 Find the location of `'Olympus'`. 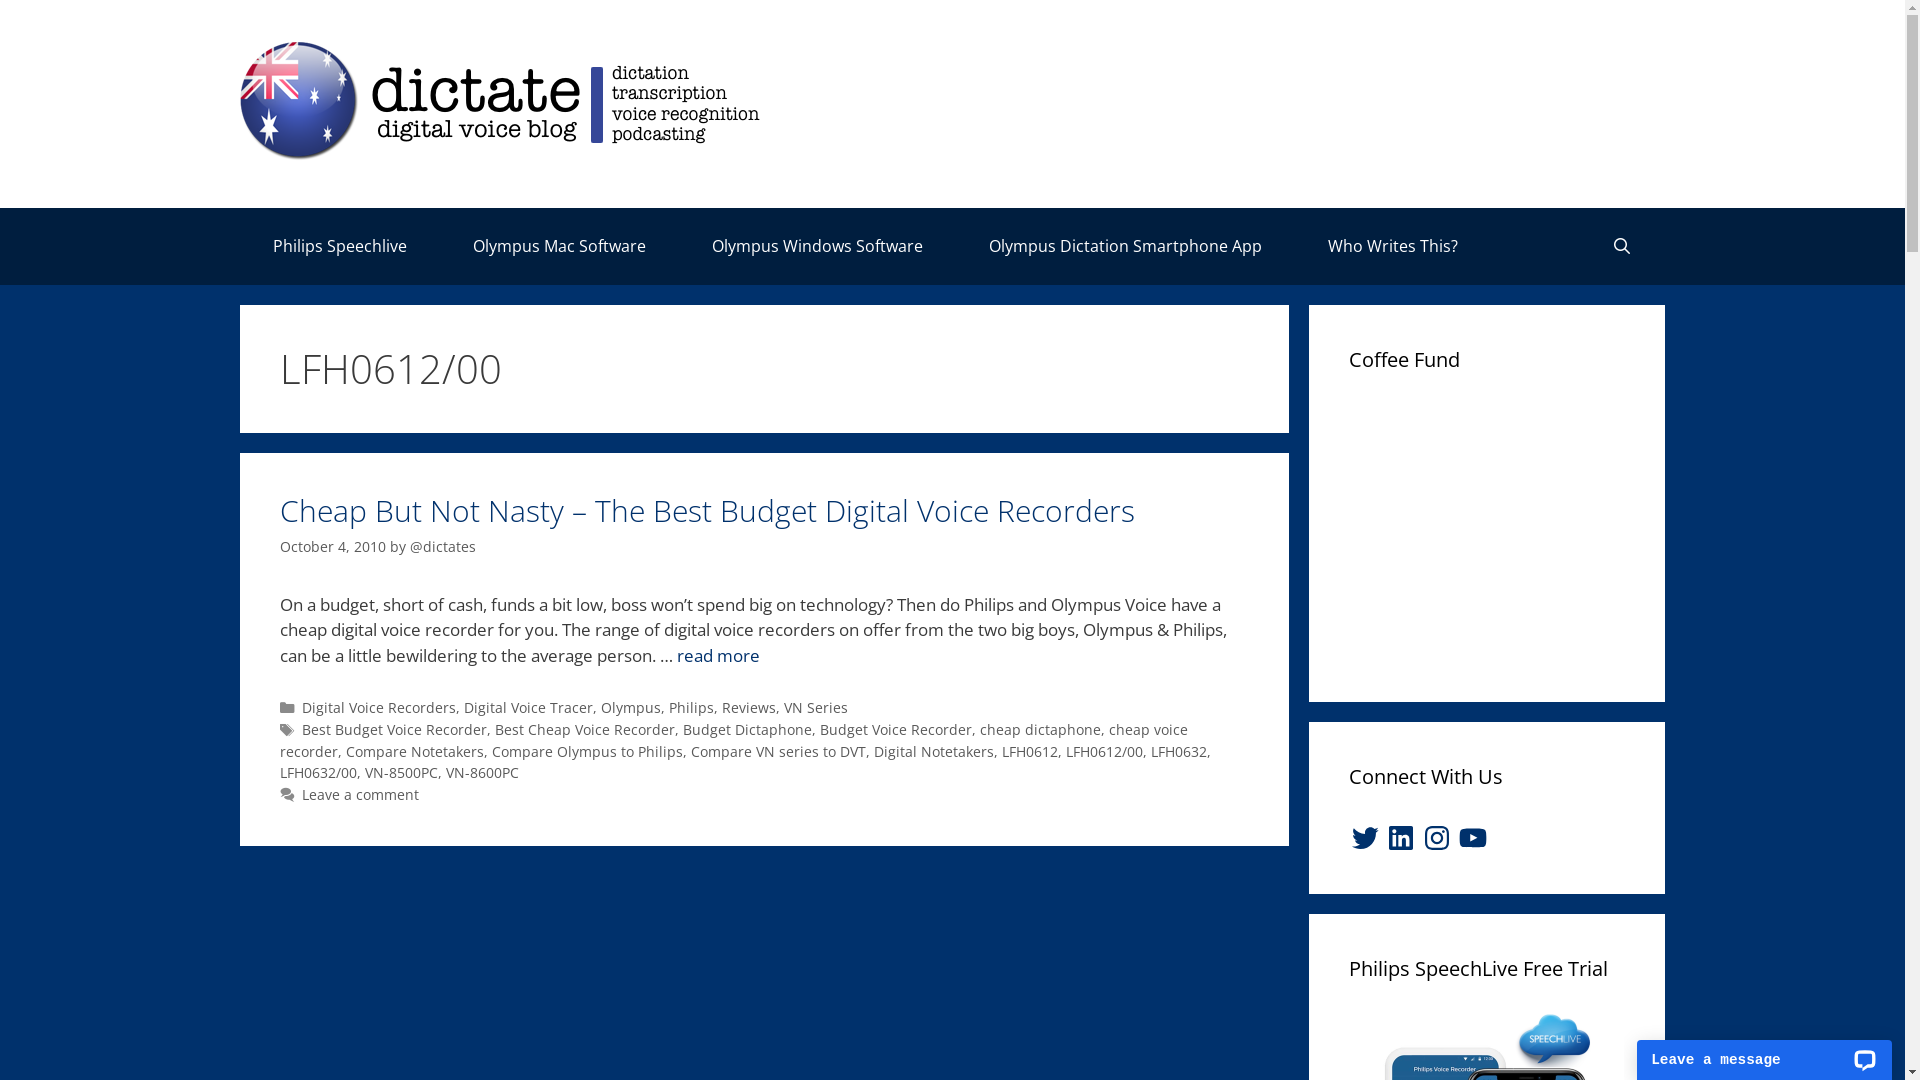

'Olympus' is located at coordinates (629, 706).